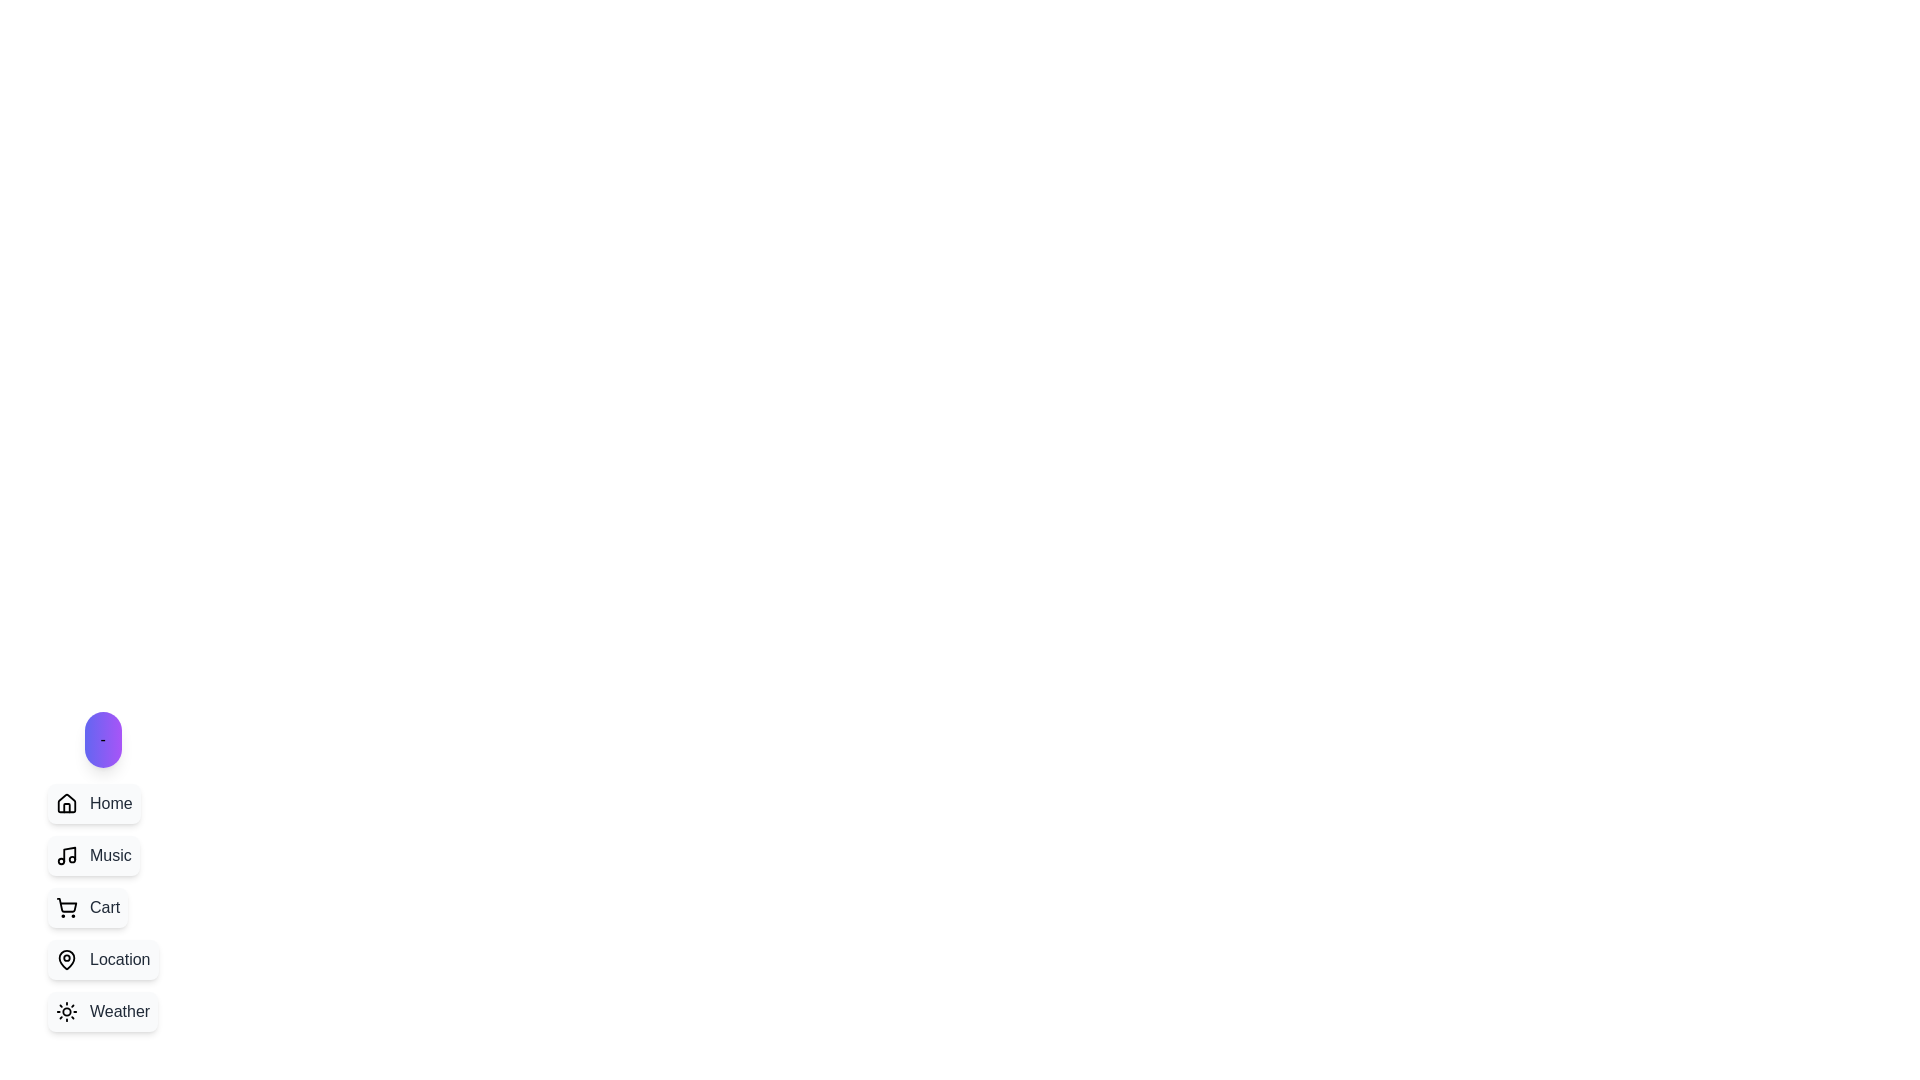 The width and height of the screenshot is (1920, 1080). What do you see at coordinates (119, 1011) in the screenshot?
I see `the 'Weather' text label in the vertical navigation bar` at bounding box center [119, 1011].